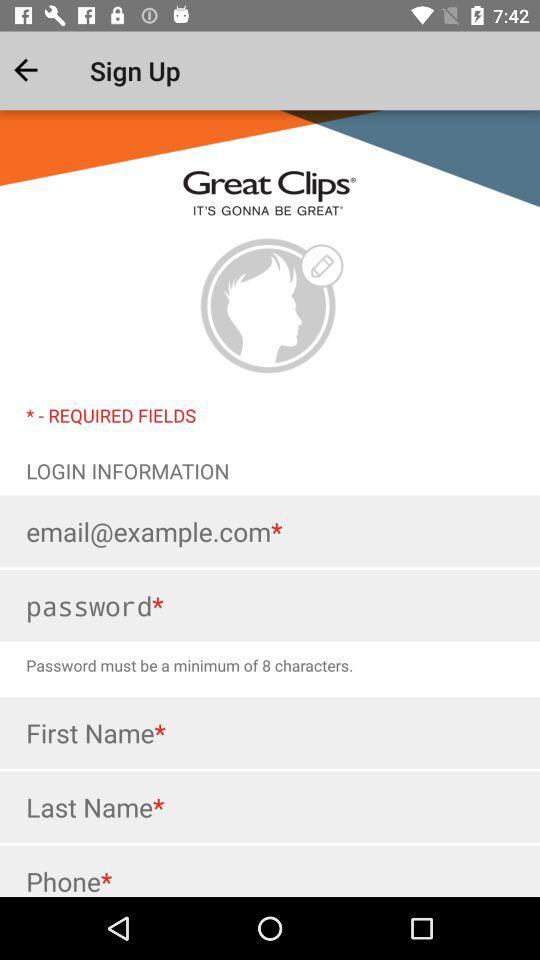 The width and height of the screenshot is (540, 960). What do you see at coordinates (269, 306) in the screenshot?
I see `icon above * - required fields icon` at bounding box center [269, 306].